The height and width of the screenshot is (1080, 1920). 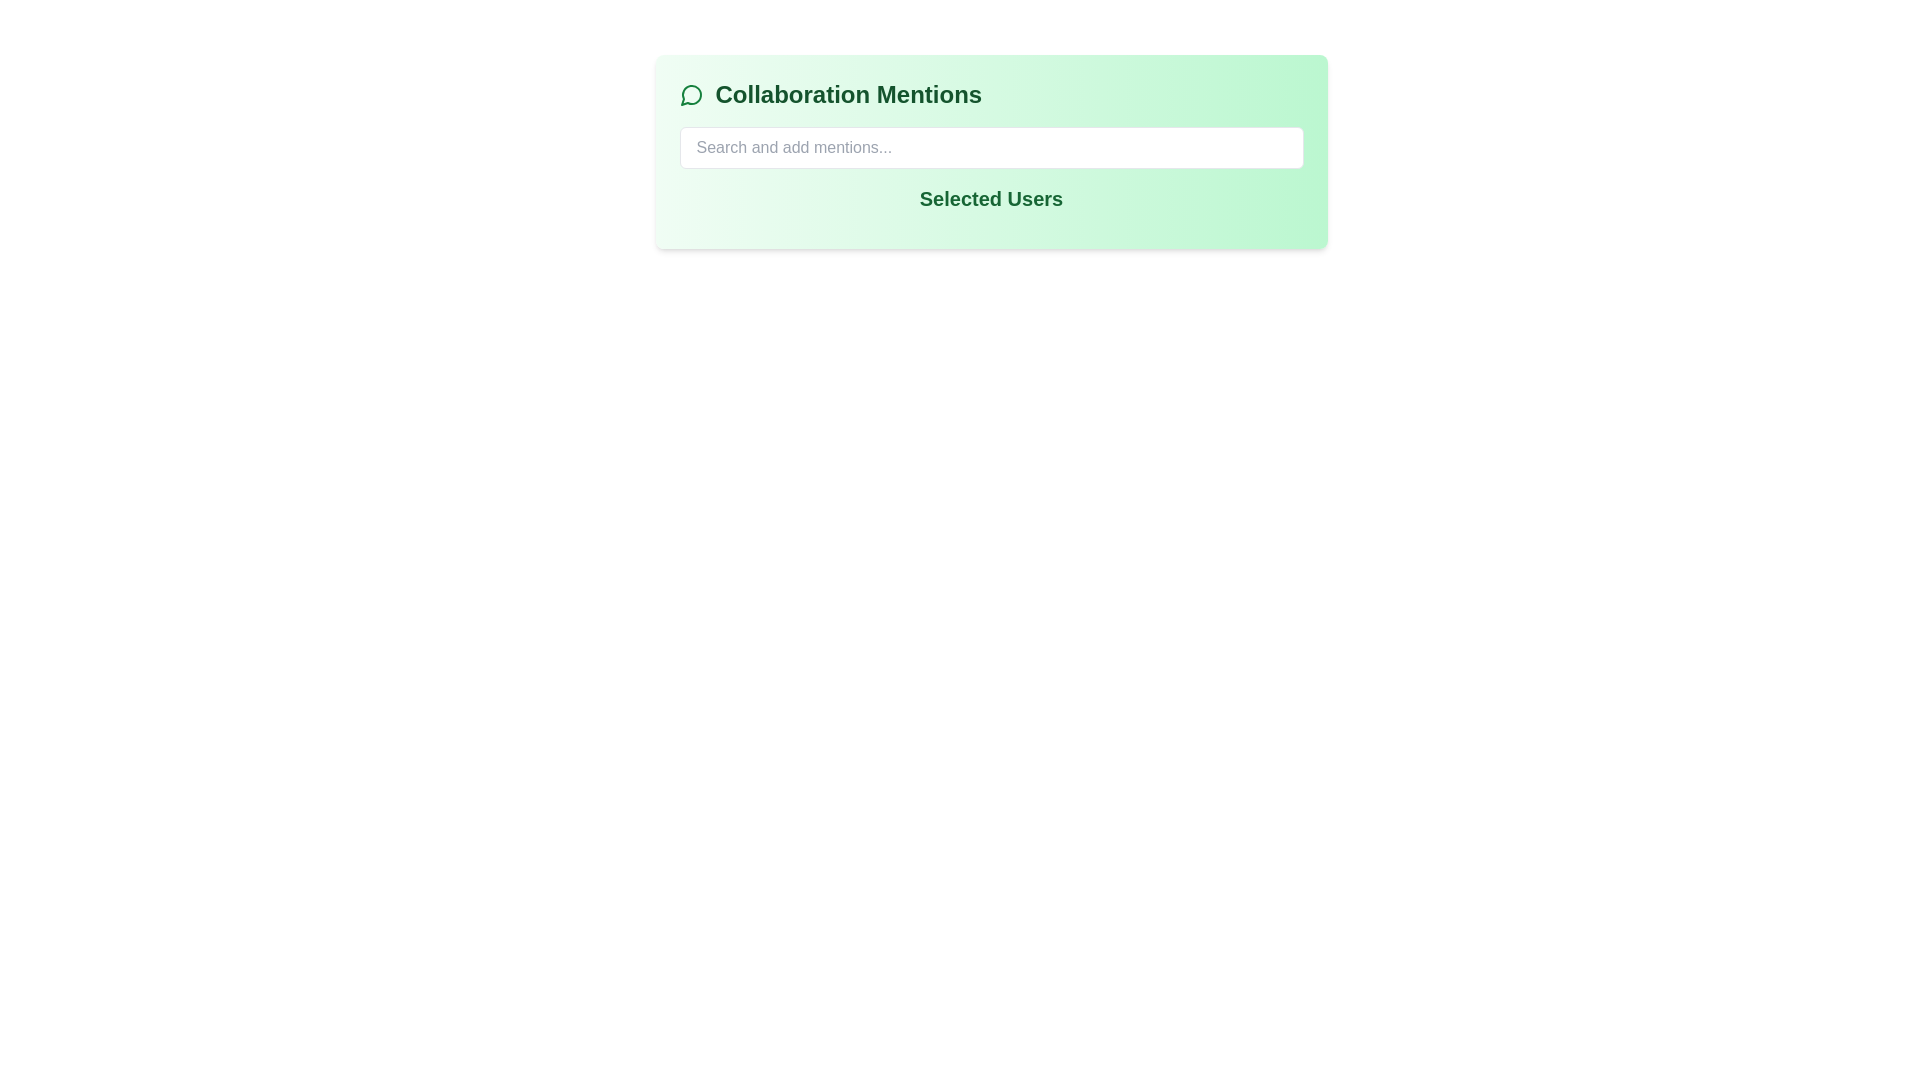 What do you see at coordinates (848, 95) in the screenshot?
I see `the title or header text element located to the right of a message bubble icon in the upper left section of the panel with a light green background` at bounding box center [848, 95].